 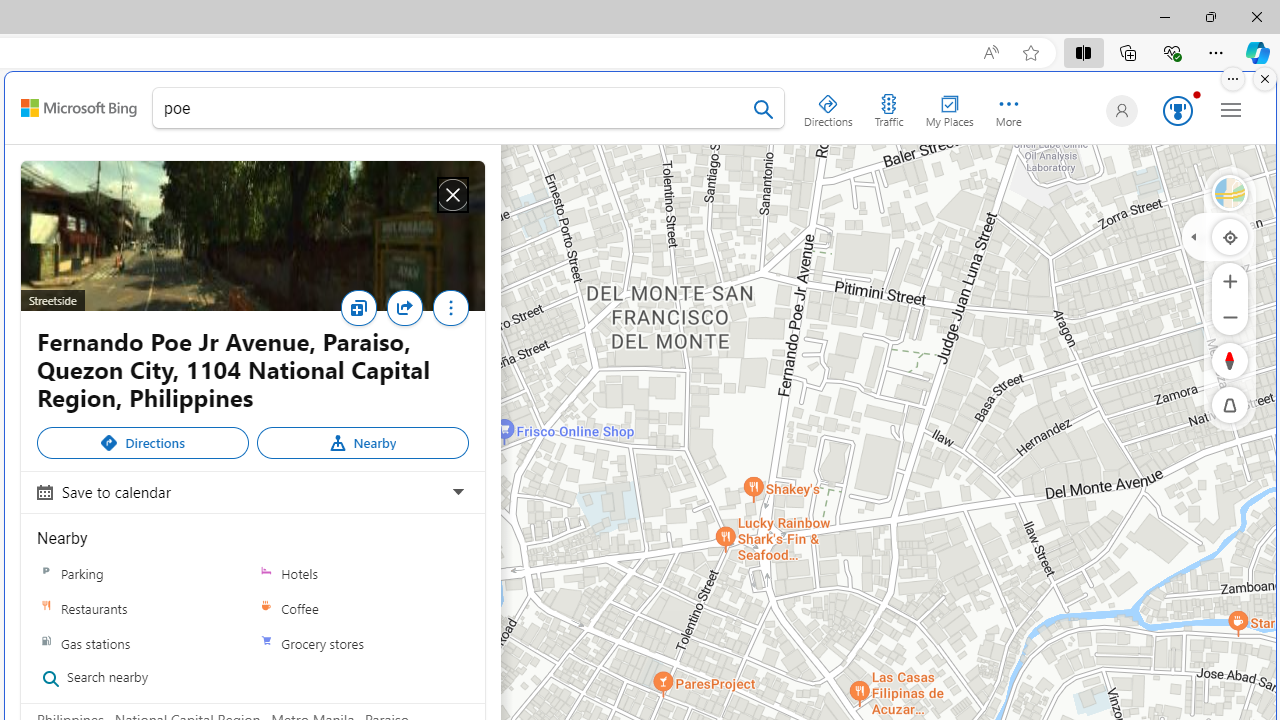 What do you see at coordinates (362, 442) in the screenshot?
I see `'Nearby'` at bounding box center [362, 442].